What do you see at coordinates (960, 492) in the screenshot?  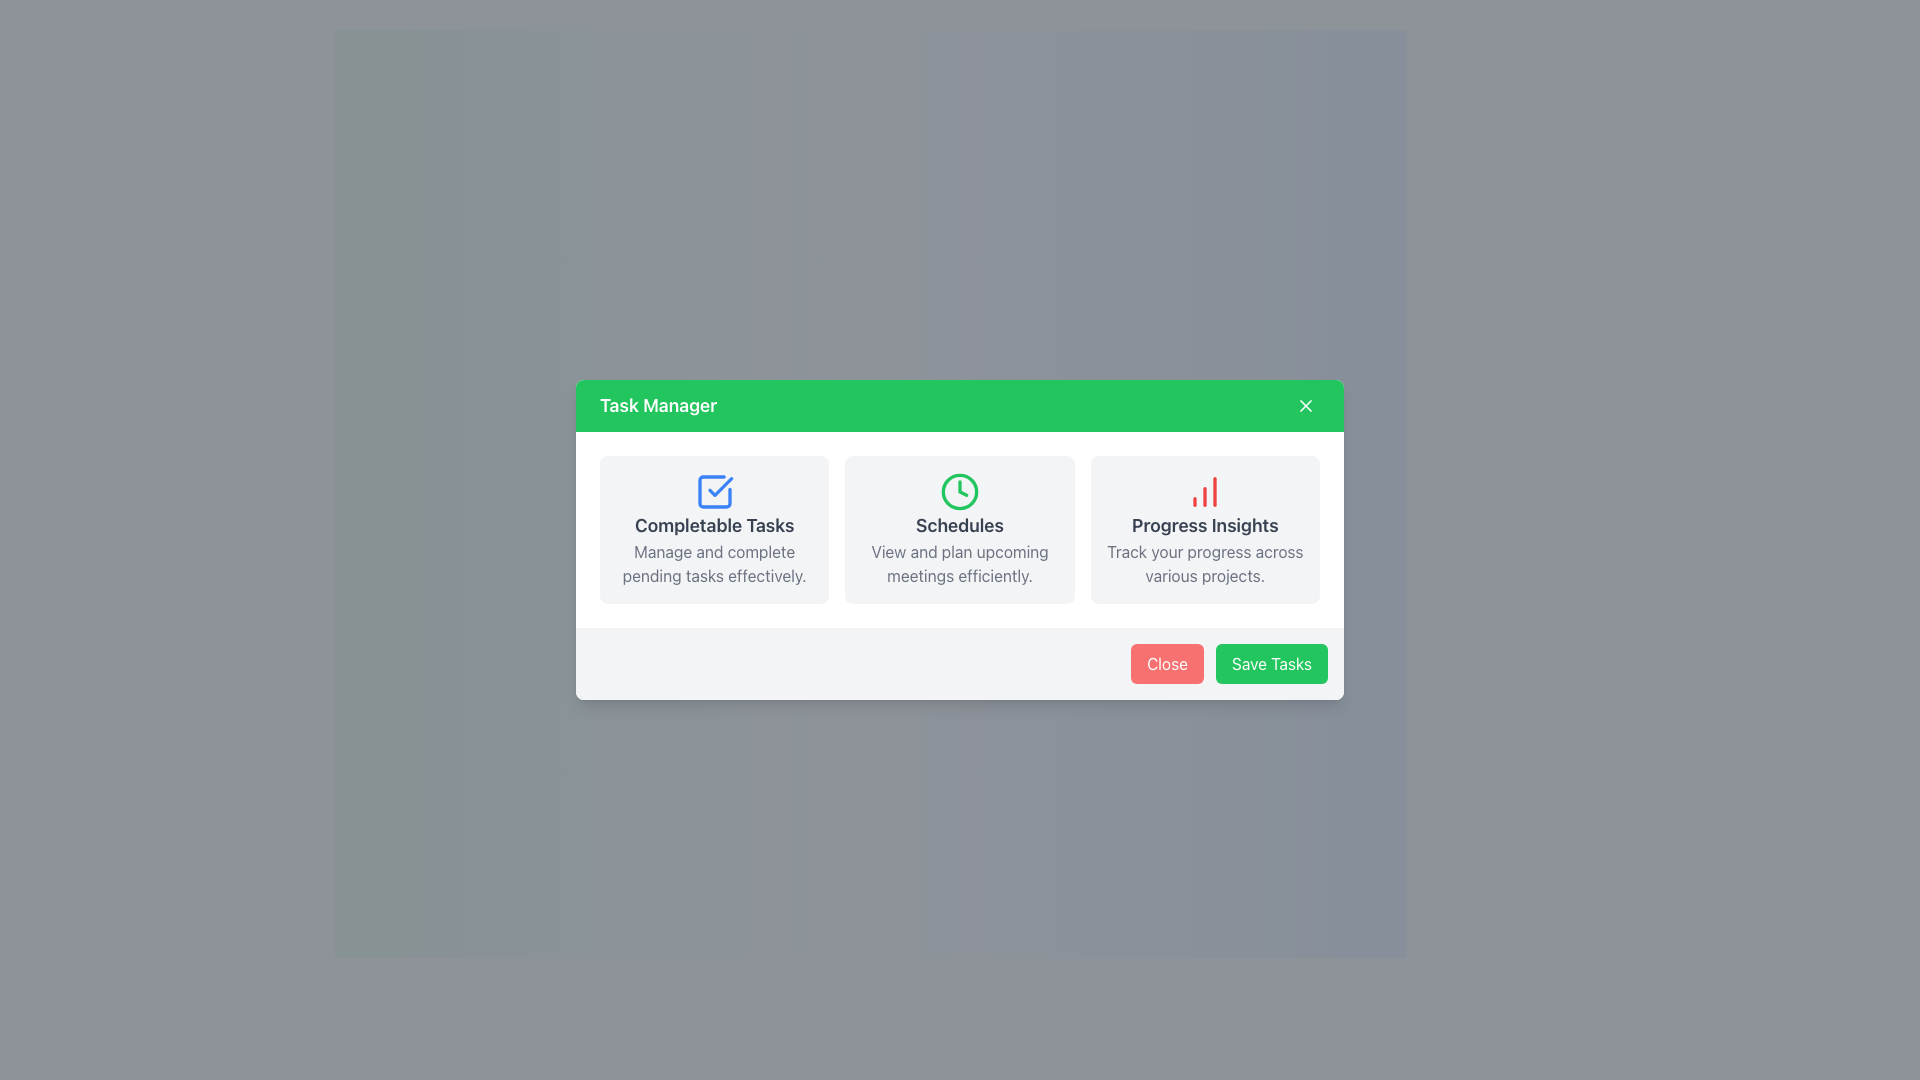 I see `the clock icon that represents scheduling in the Task Manager interface, located above the 'Schedules' label` at bounding box center [960, 492].